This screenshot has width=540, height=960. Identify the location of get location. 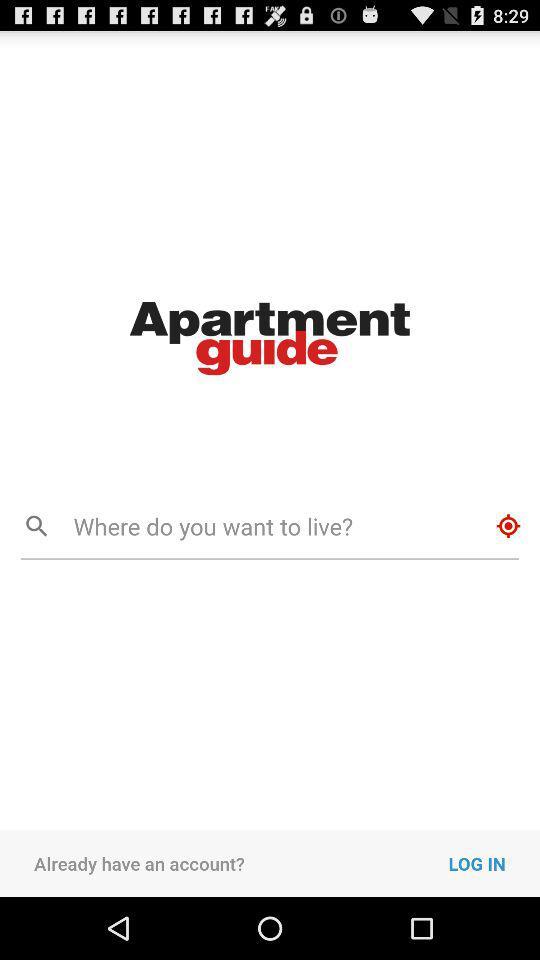
(508, 525).